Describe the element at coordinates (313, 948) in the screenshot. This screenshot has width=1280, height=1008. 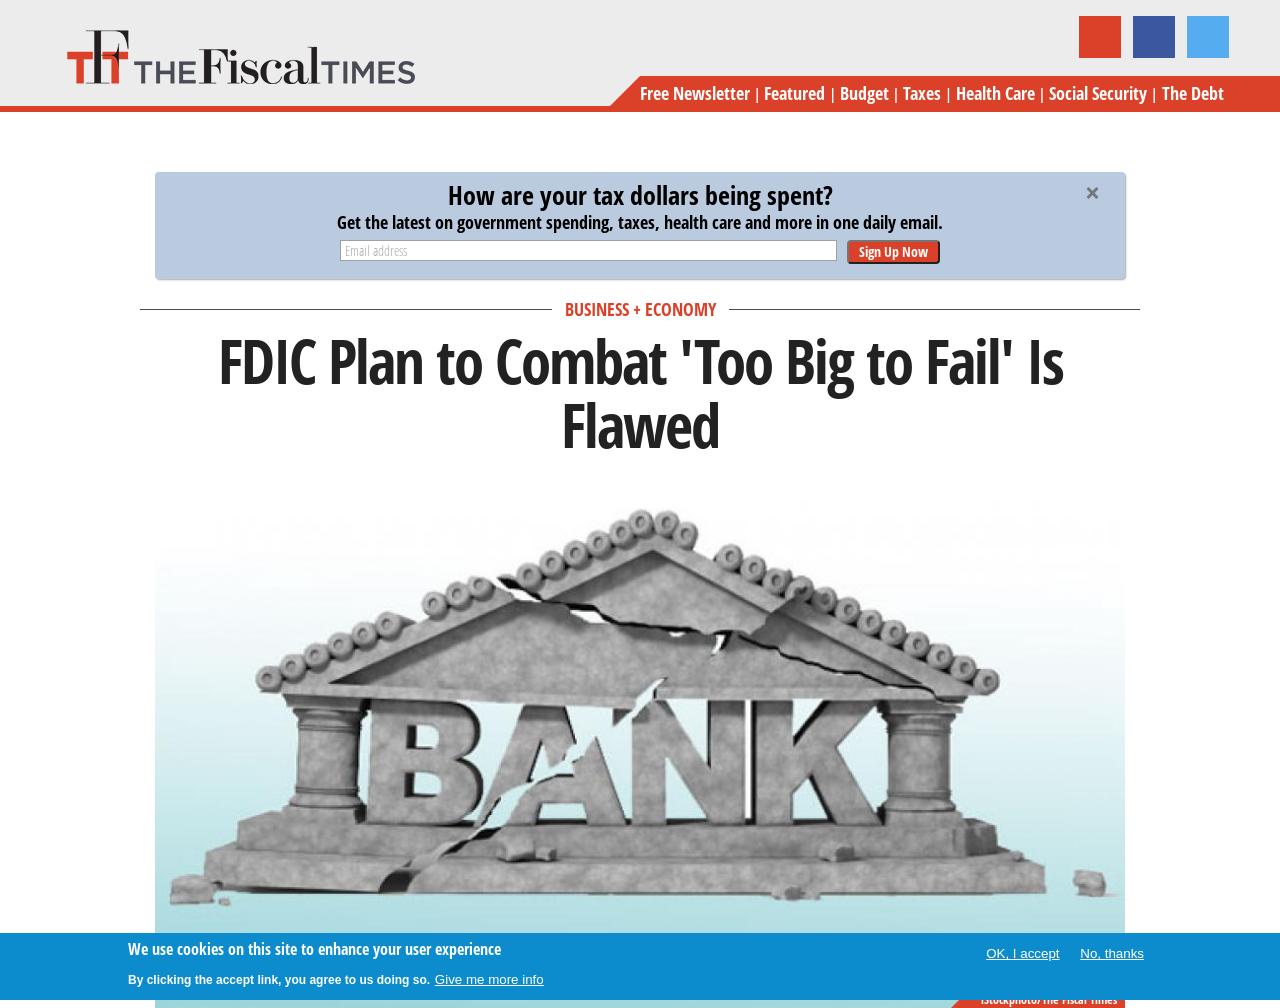
I see `'We use cookies on this site to enhance your user experience'` at that location.